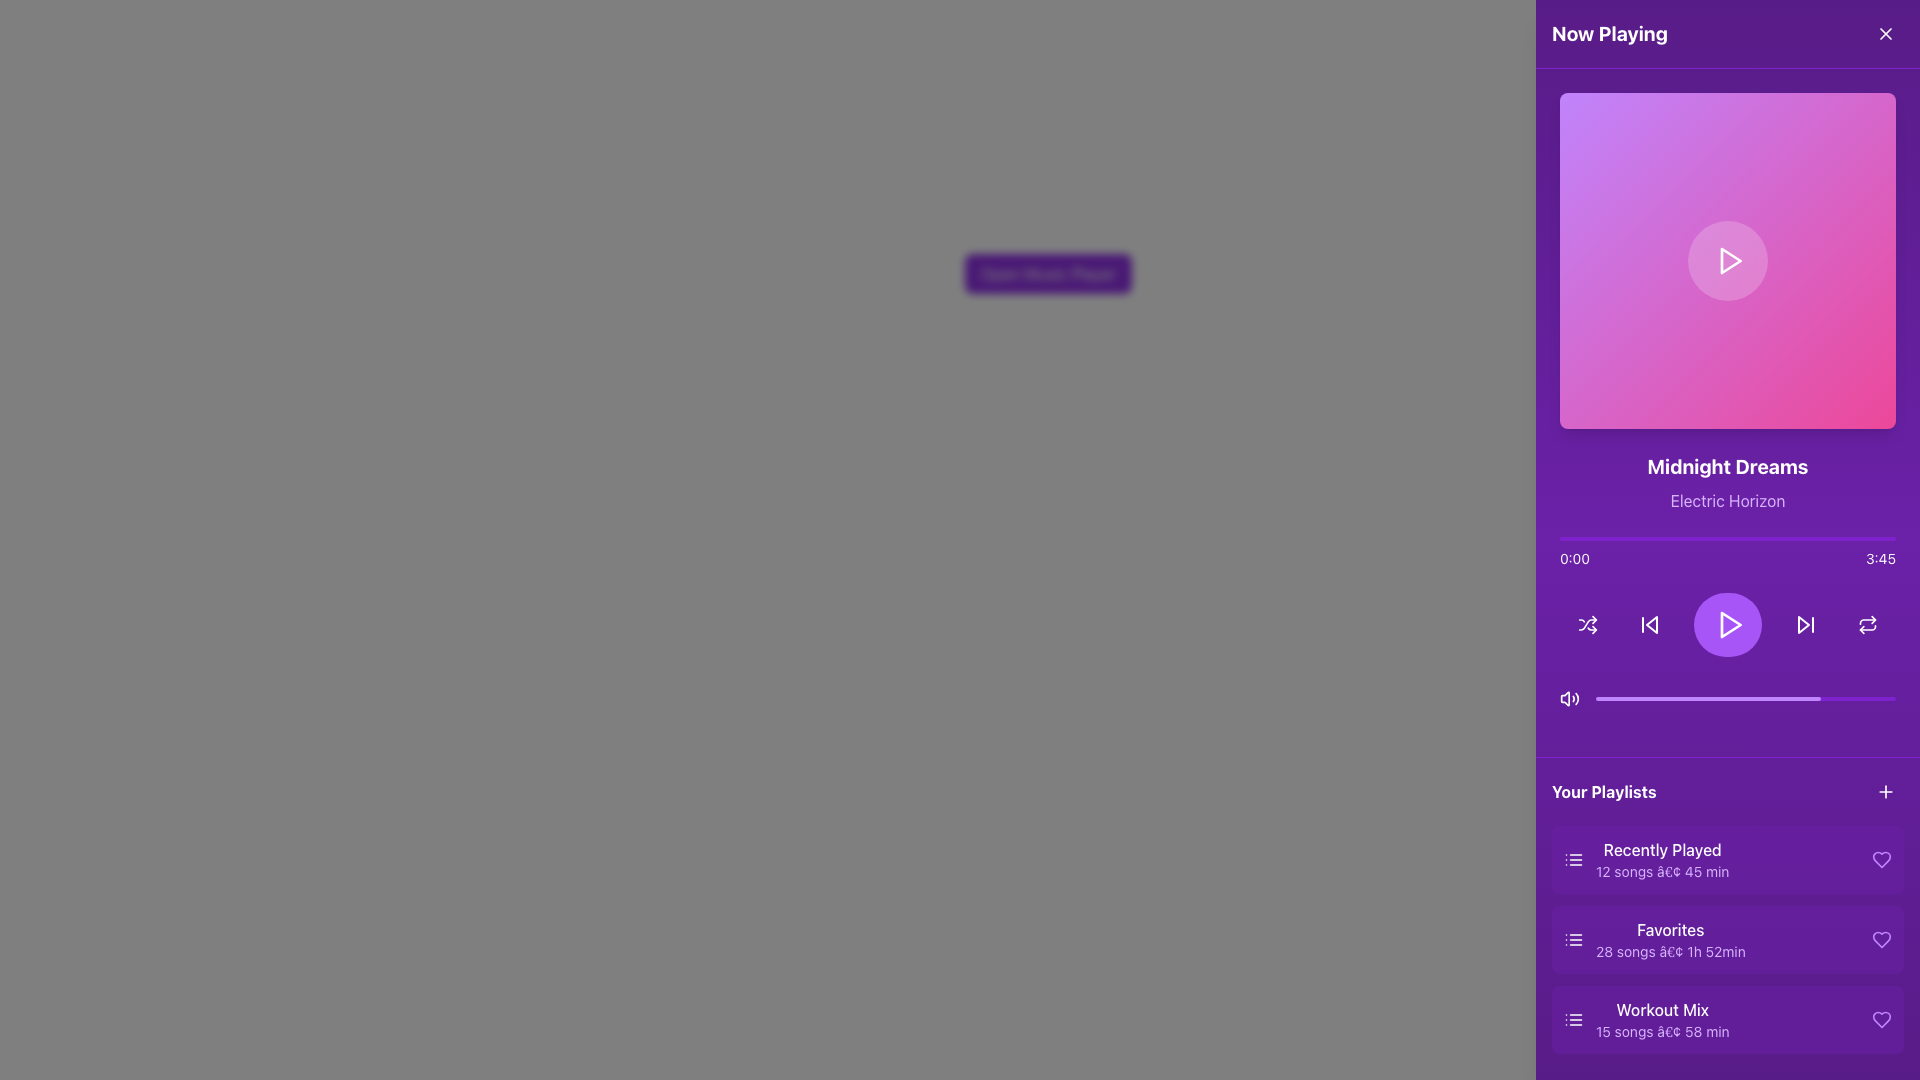  I want to click on the heart-shaped favorite icon in purple located within the 'Recently Played' playlist entry under 'Your Playlists', so click(1880, 859).